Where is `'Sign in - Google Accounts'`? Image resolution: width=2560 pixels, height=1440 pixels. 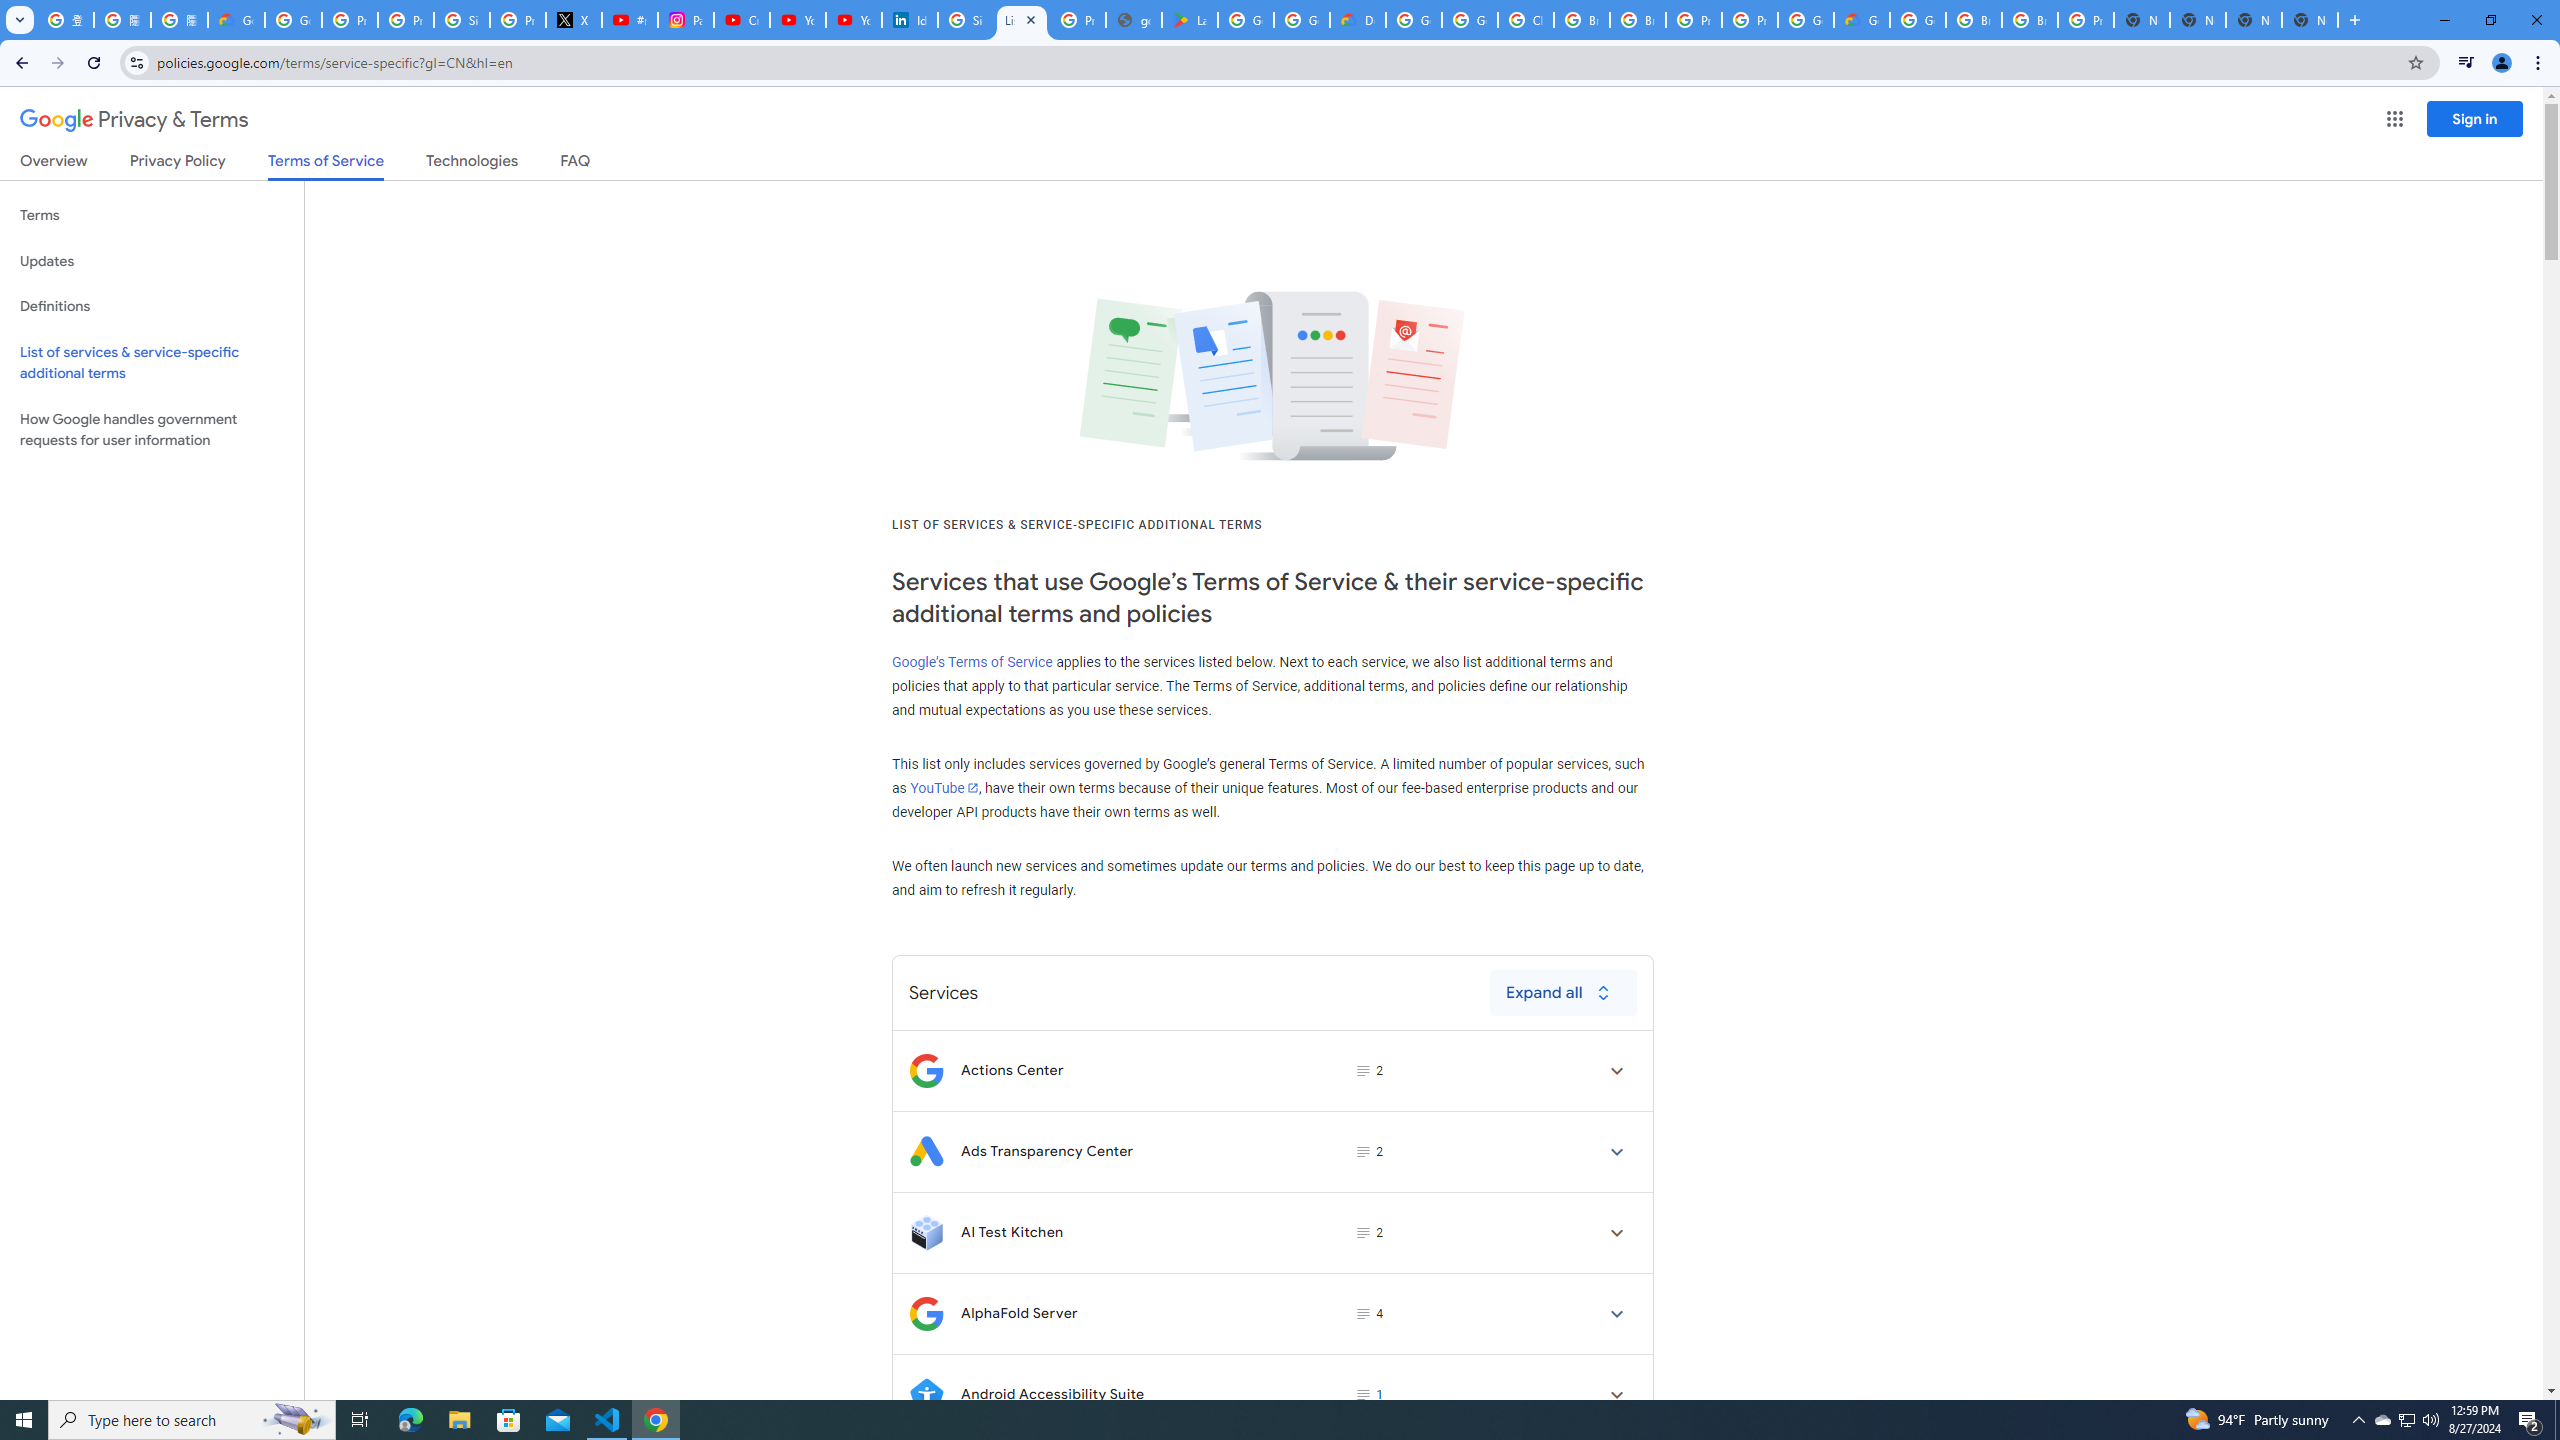
'Sign in - Google Accounts' is located at coordinates (966, 19).